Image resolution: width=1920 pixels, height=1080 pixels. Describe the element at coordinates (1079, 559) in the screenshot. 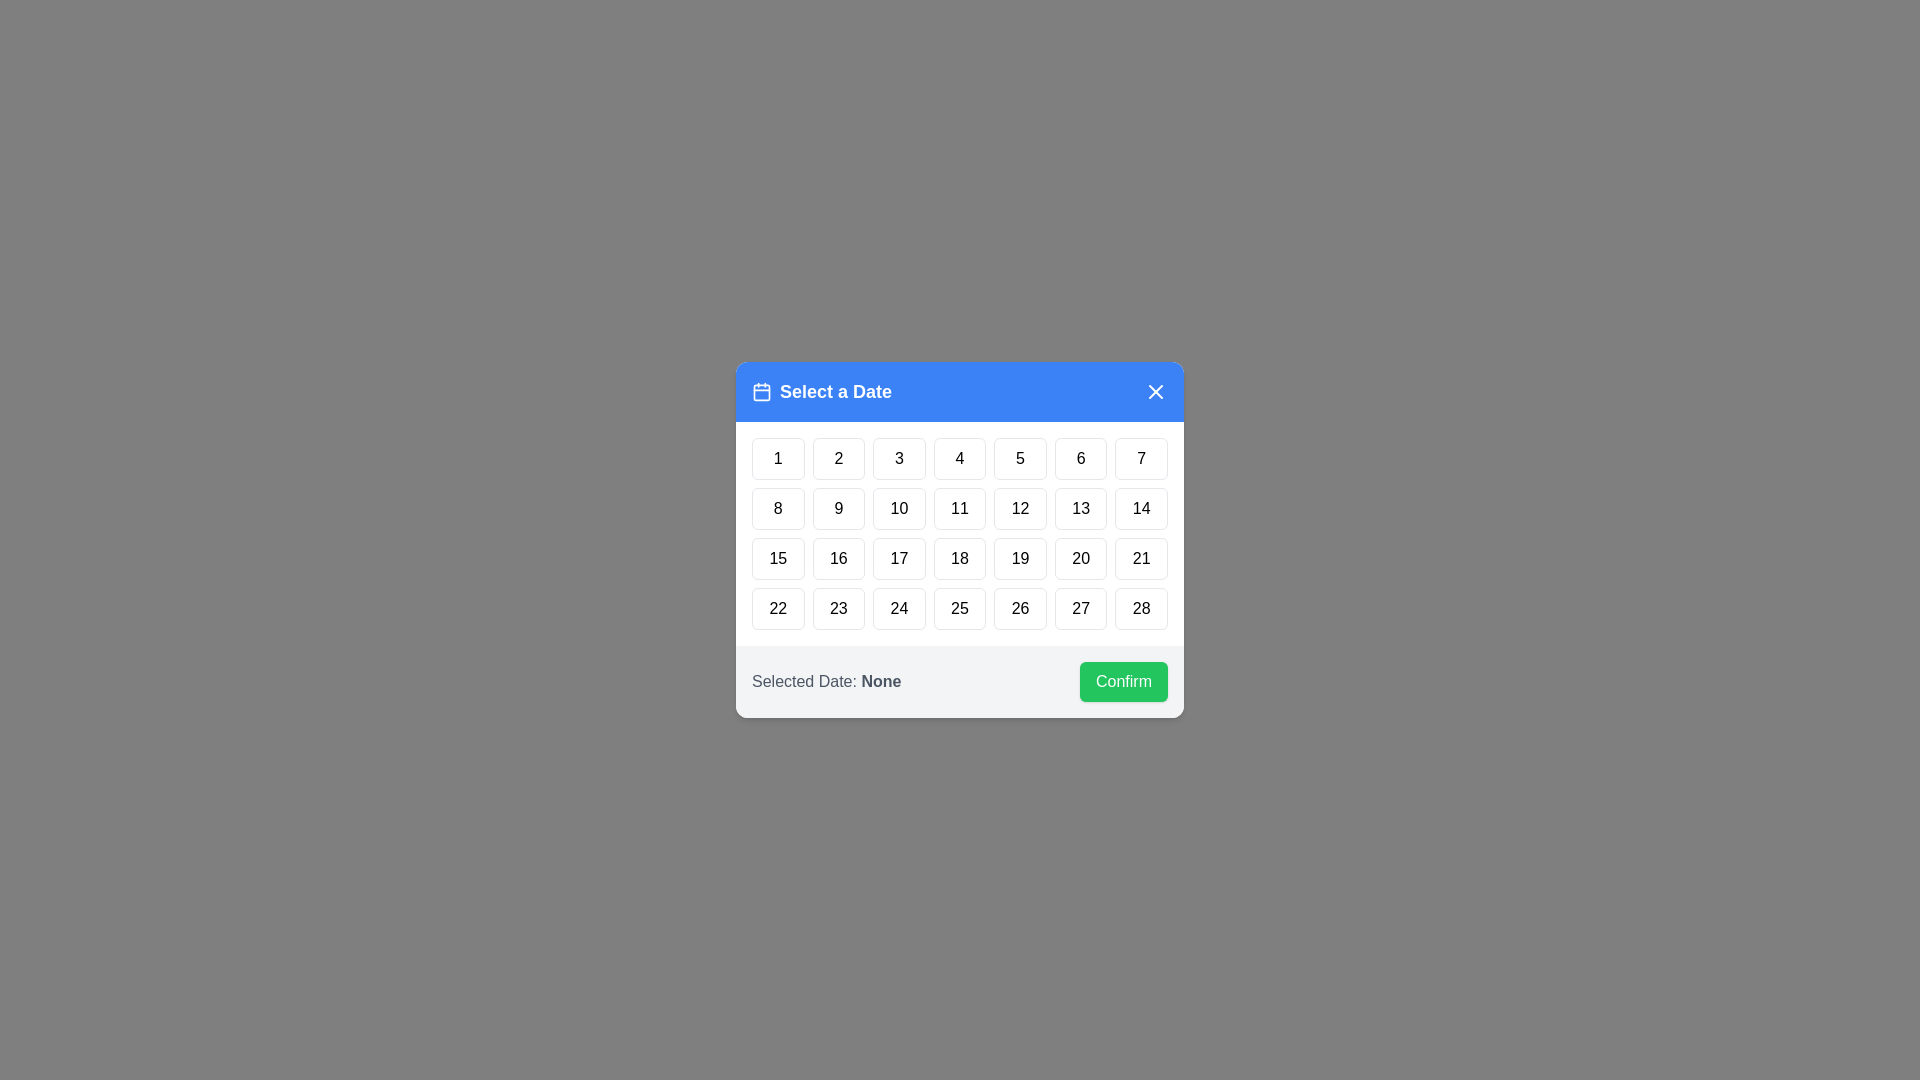

I see `the button representing the day 20 to select that date` at that location.